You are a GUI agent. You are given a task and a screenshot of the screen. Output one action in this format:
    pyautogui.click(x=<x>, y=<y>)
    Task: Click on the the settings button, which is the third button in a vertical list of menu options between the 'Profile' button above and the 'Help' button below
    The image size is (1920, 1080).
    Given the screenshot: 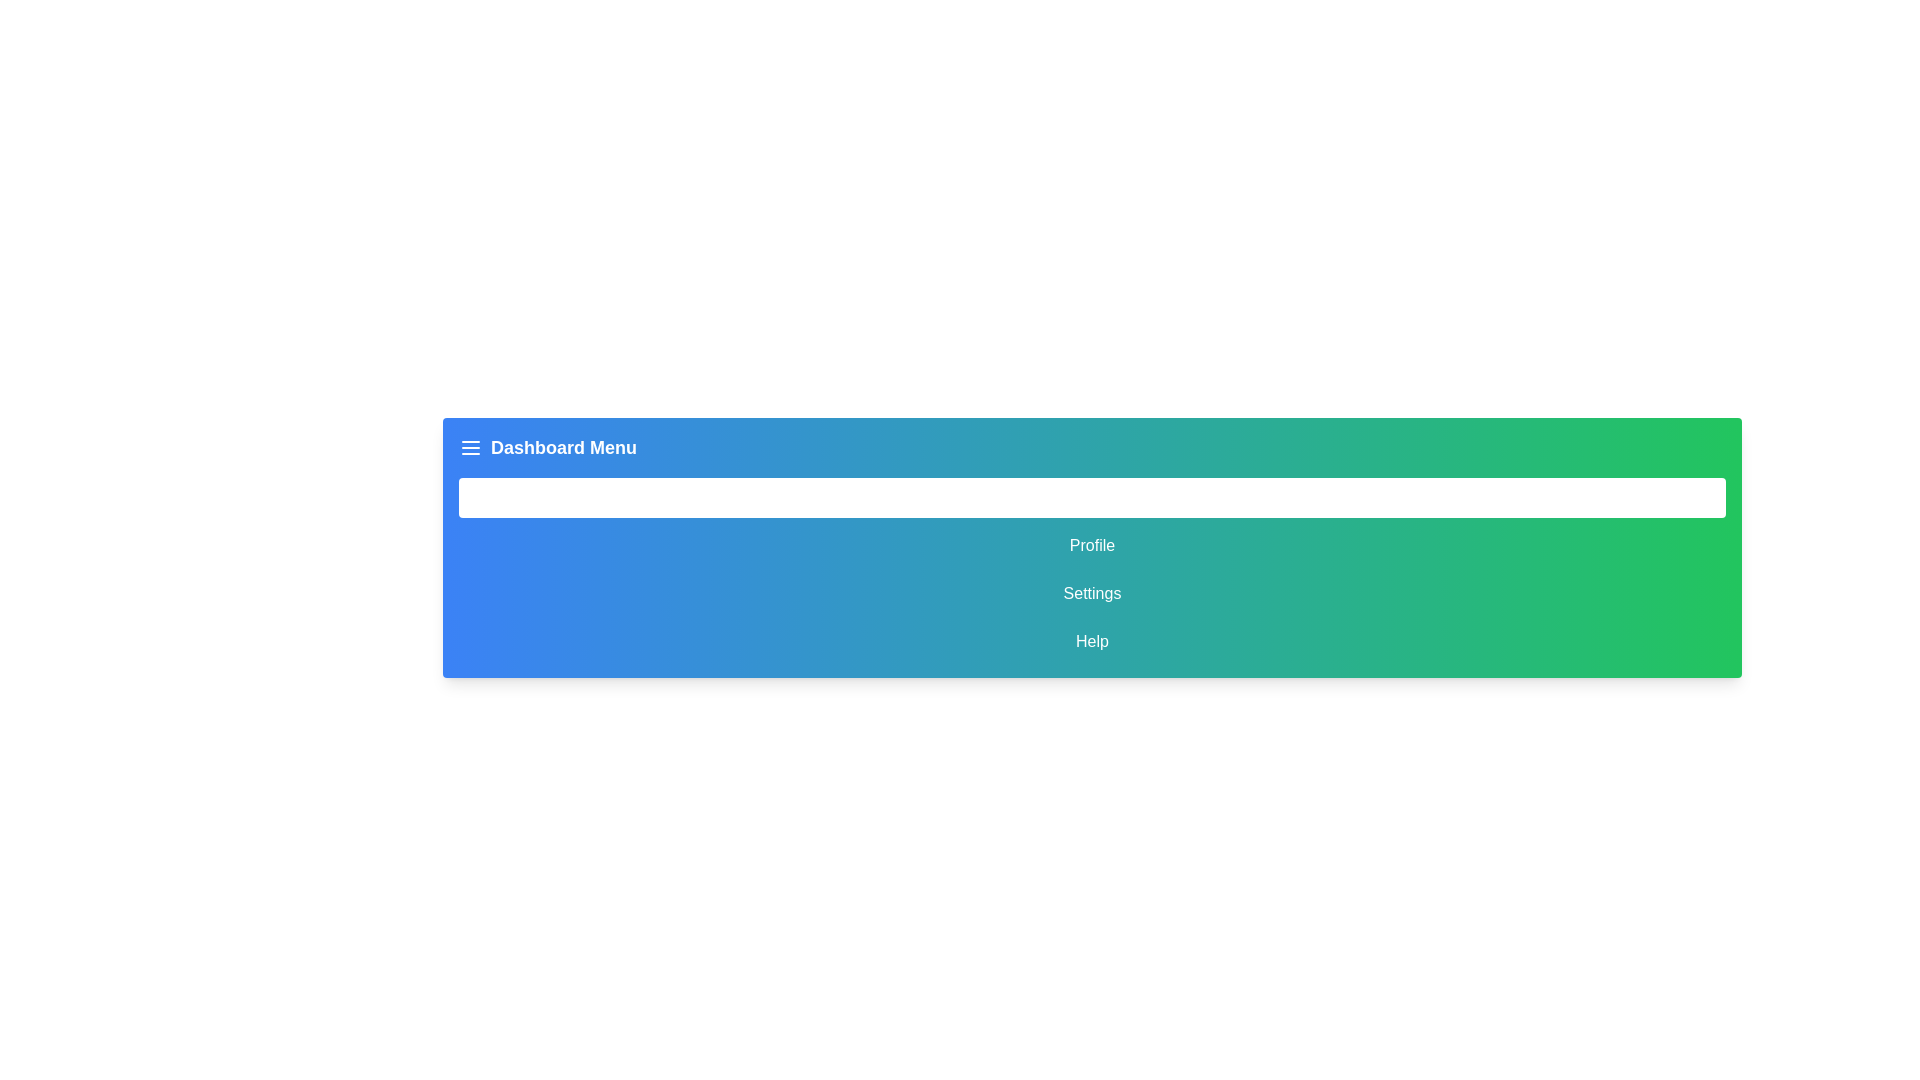 What is the action you would take?
    pyautogui.click(x=1091, y=593)
    